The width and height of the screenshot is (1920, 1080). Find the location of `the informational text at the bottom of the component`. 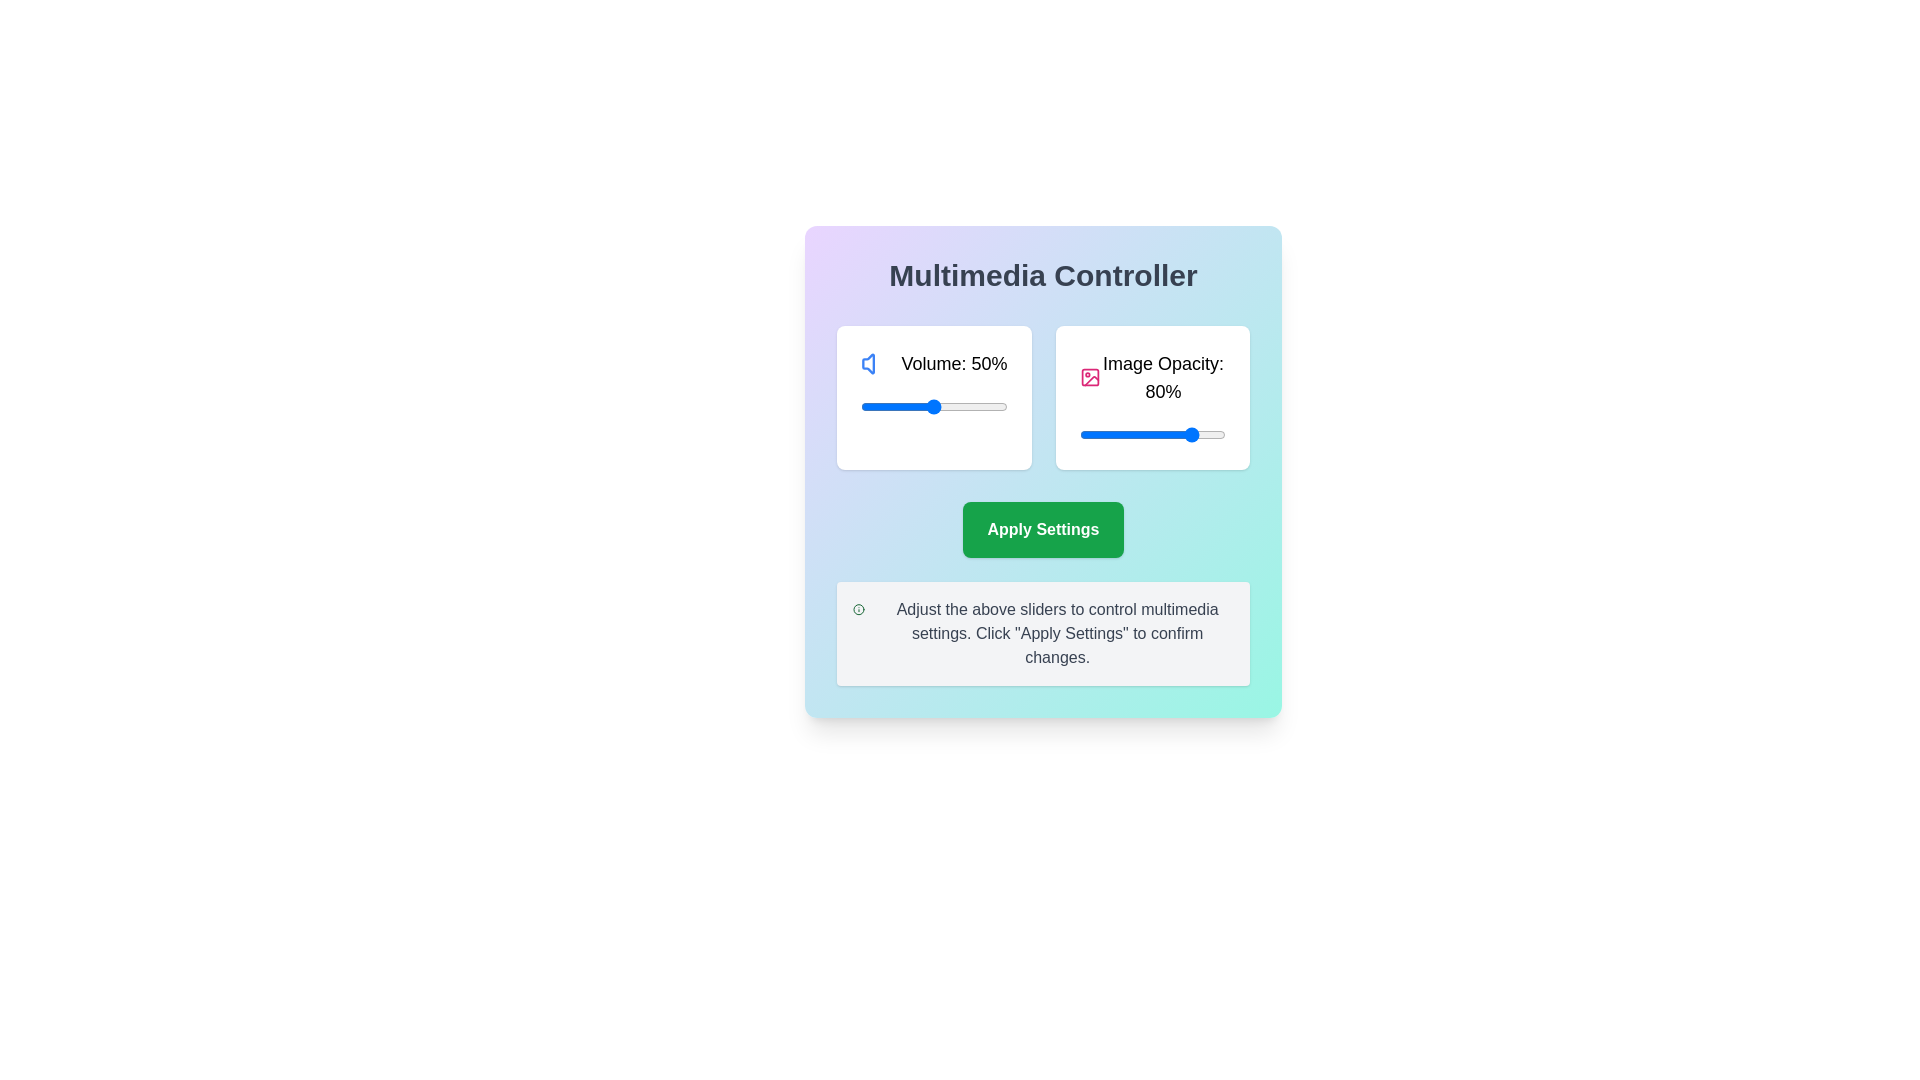

the informational text at the bottom of the component is located at coordinates (1042, 633).